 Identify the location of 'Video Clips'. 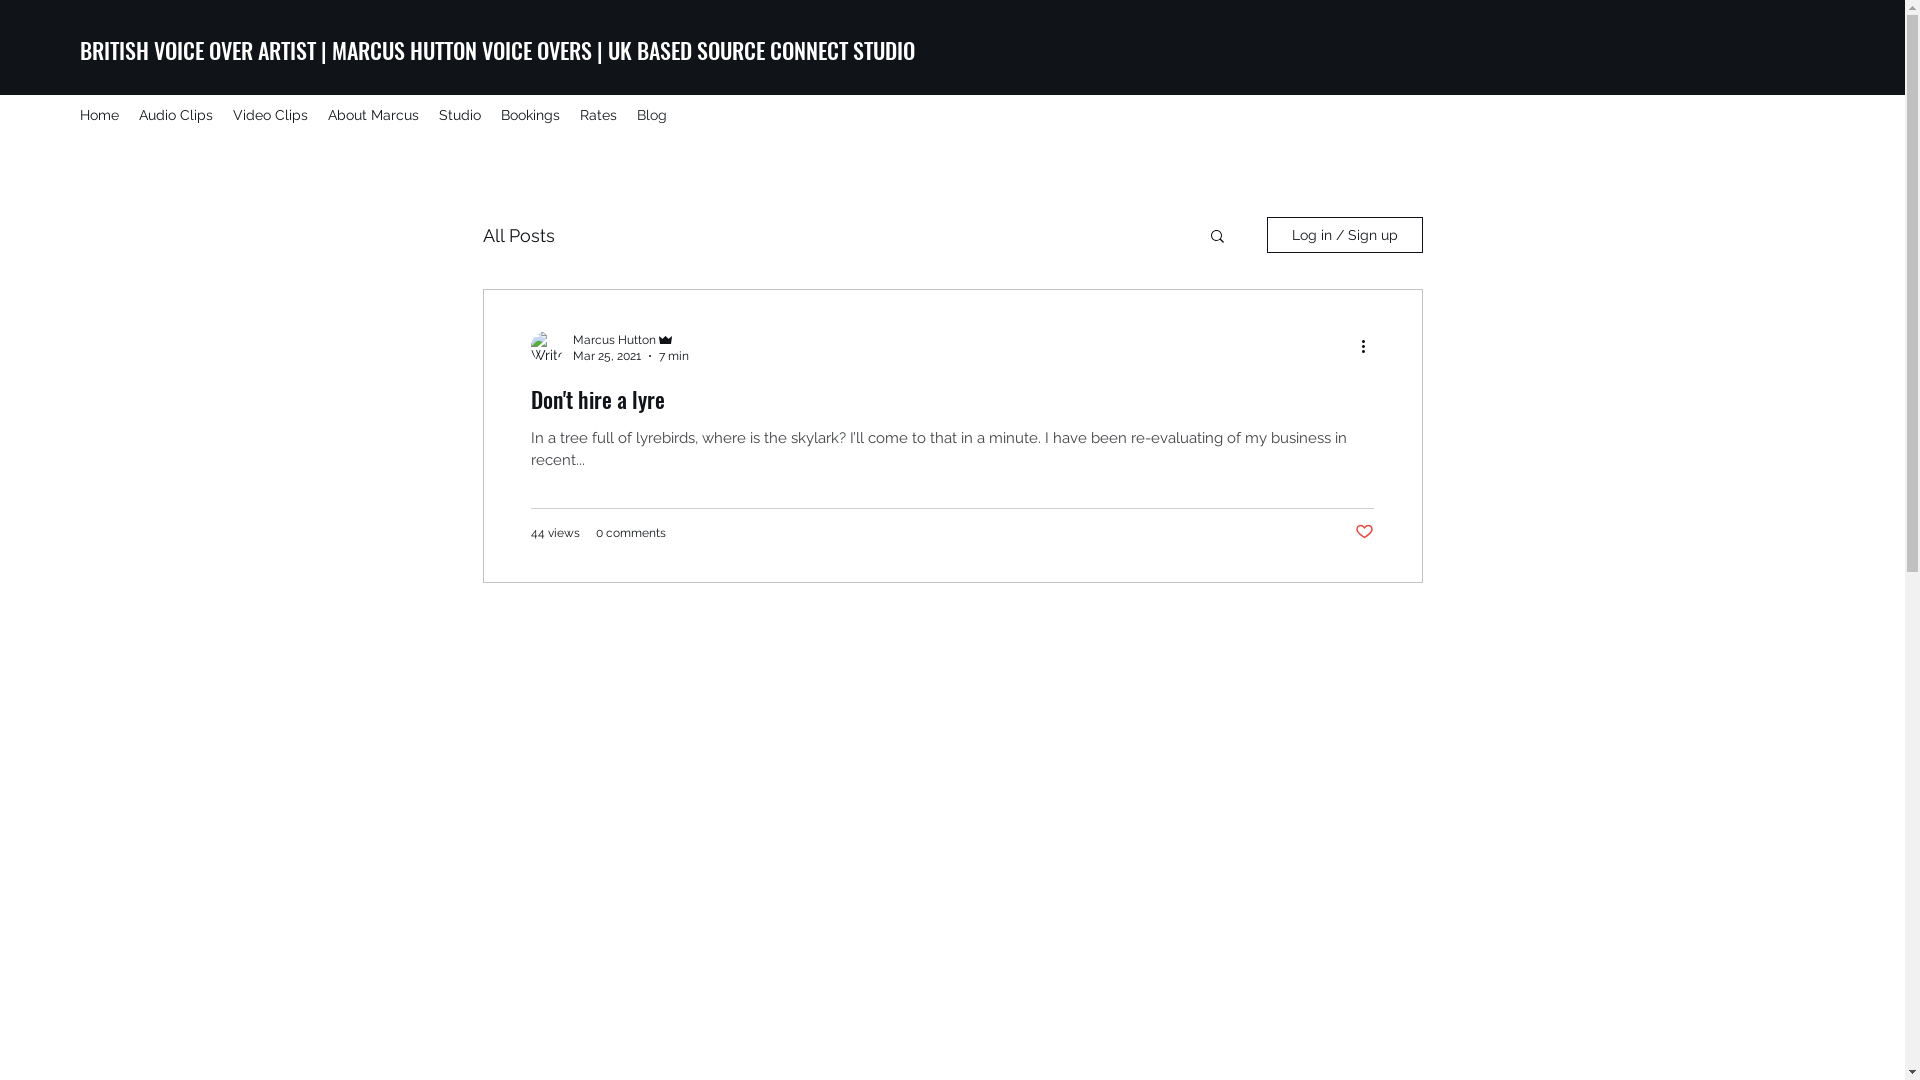
(269, 115).